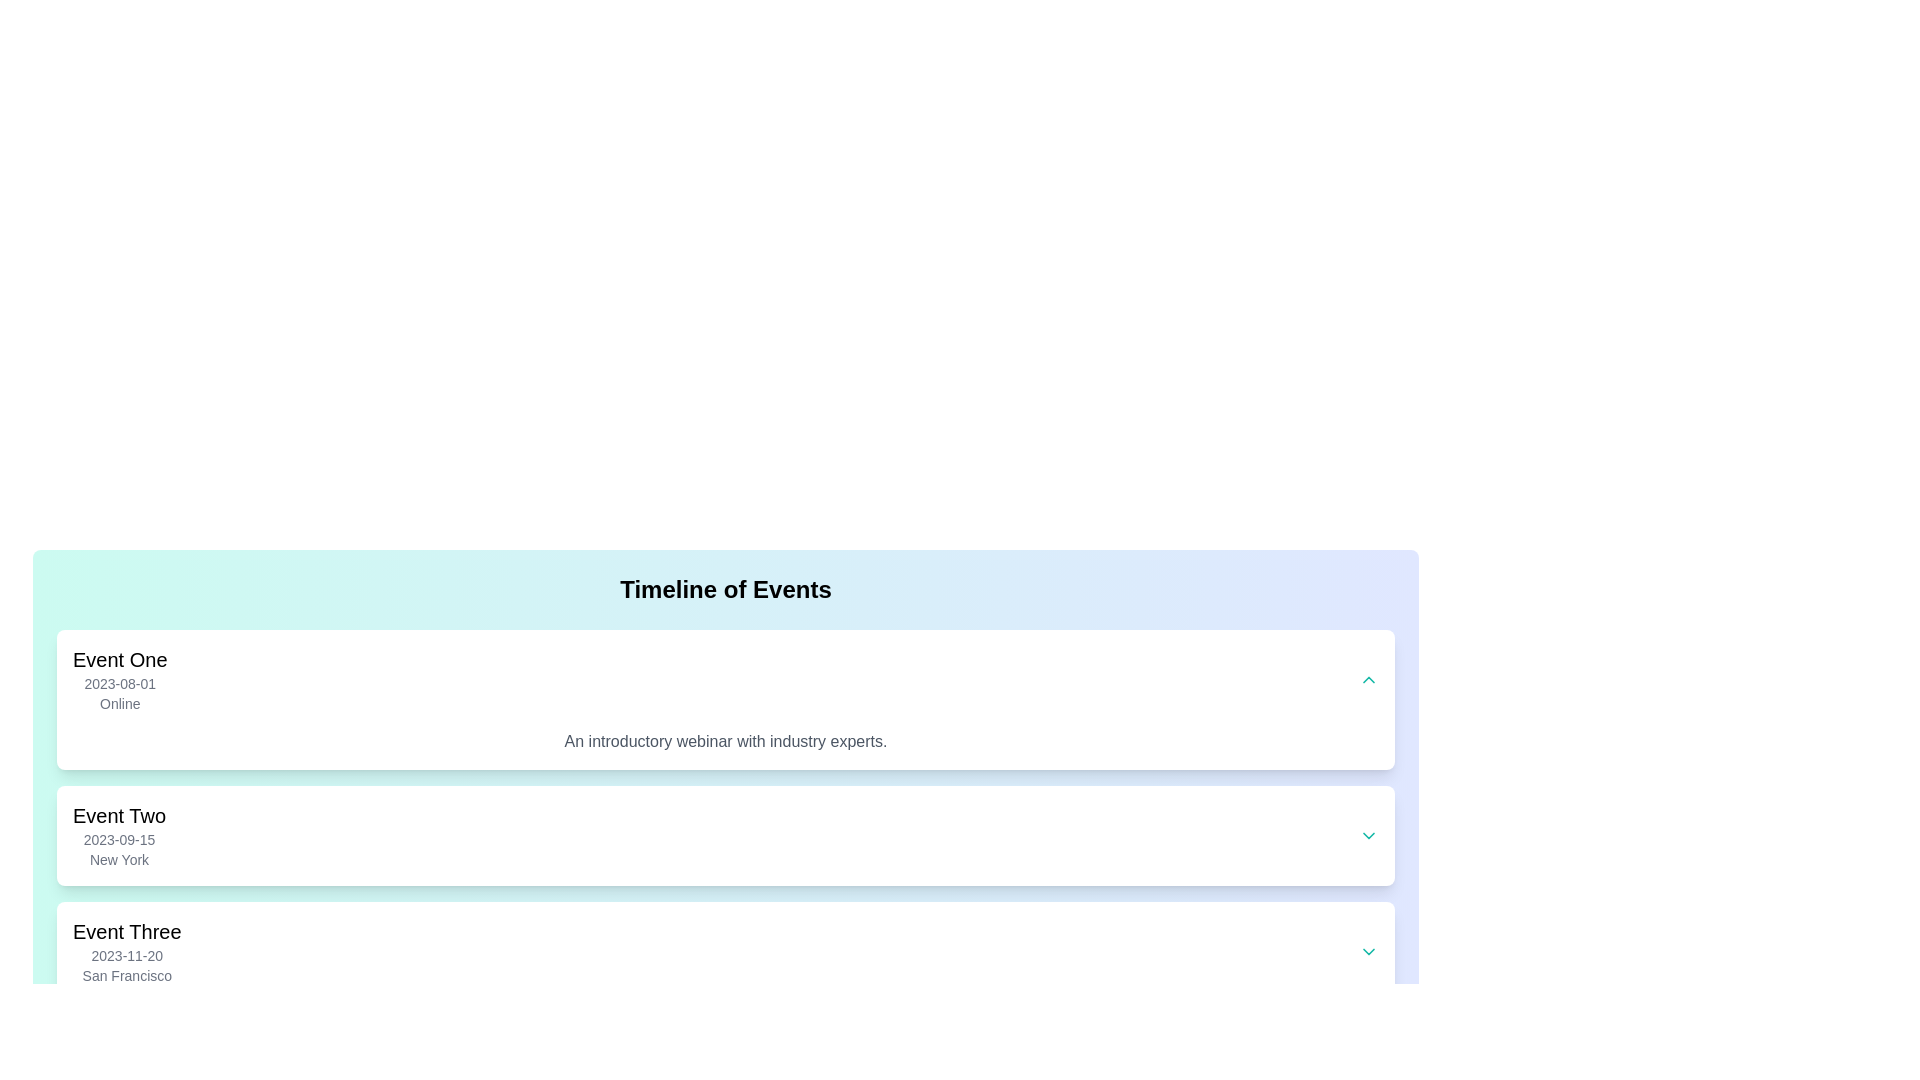 Image resolution: width=1920 pixels, height=1080 pixels. What do you see at coordinates (1367, 678) in the screenshot?
I see `the Arrow Icon at the end of the 'Event One' section` at bounding box center [1367, 678].